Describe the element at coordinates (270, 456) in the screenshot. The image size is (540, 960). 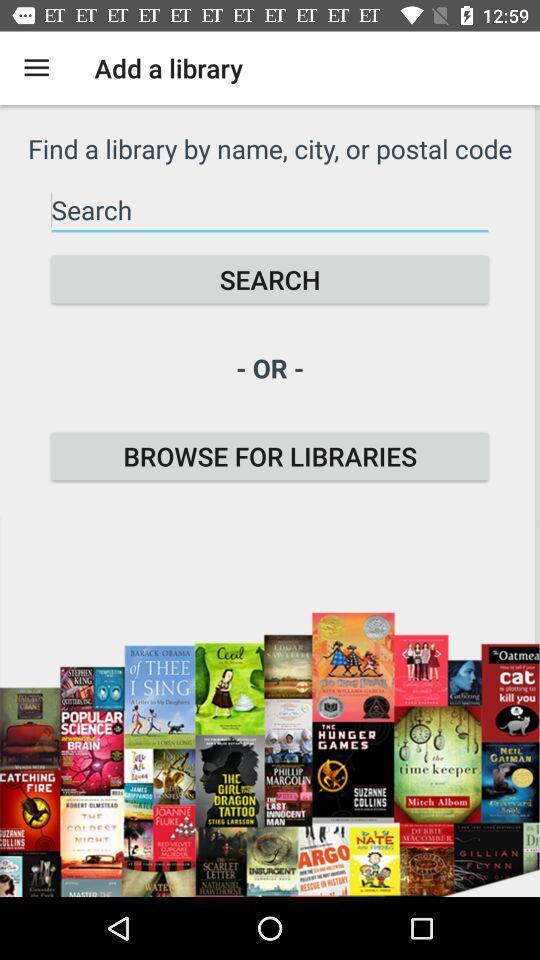
I see `the item below - or - item` at that location.